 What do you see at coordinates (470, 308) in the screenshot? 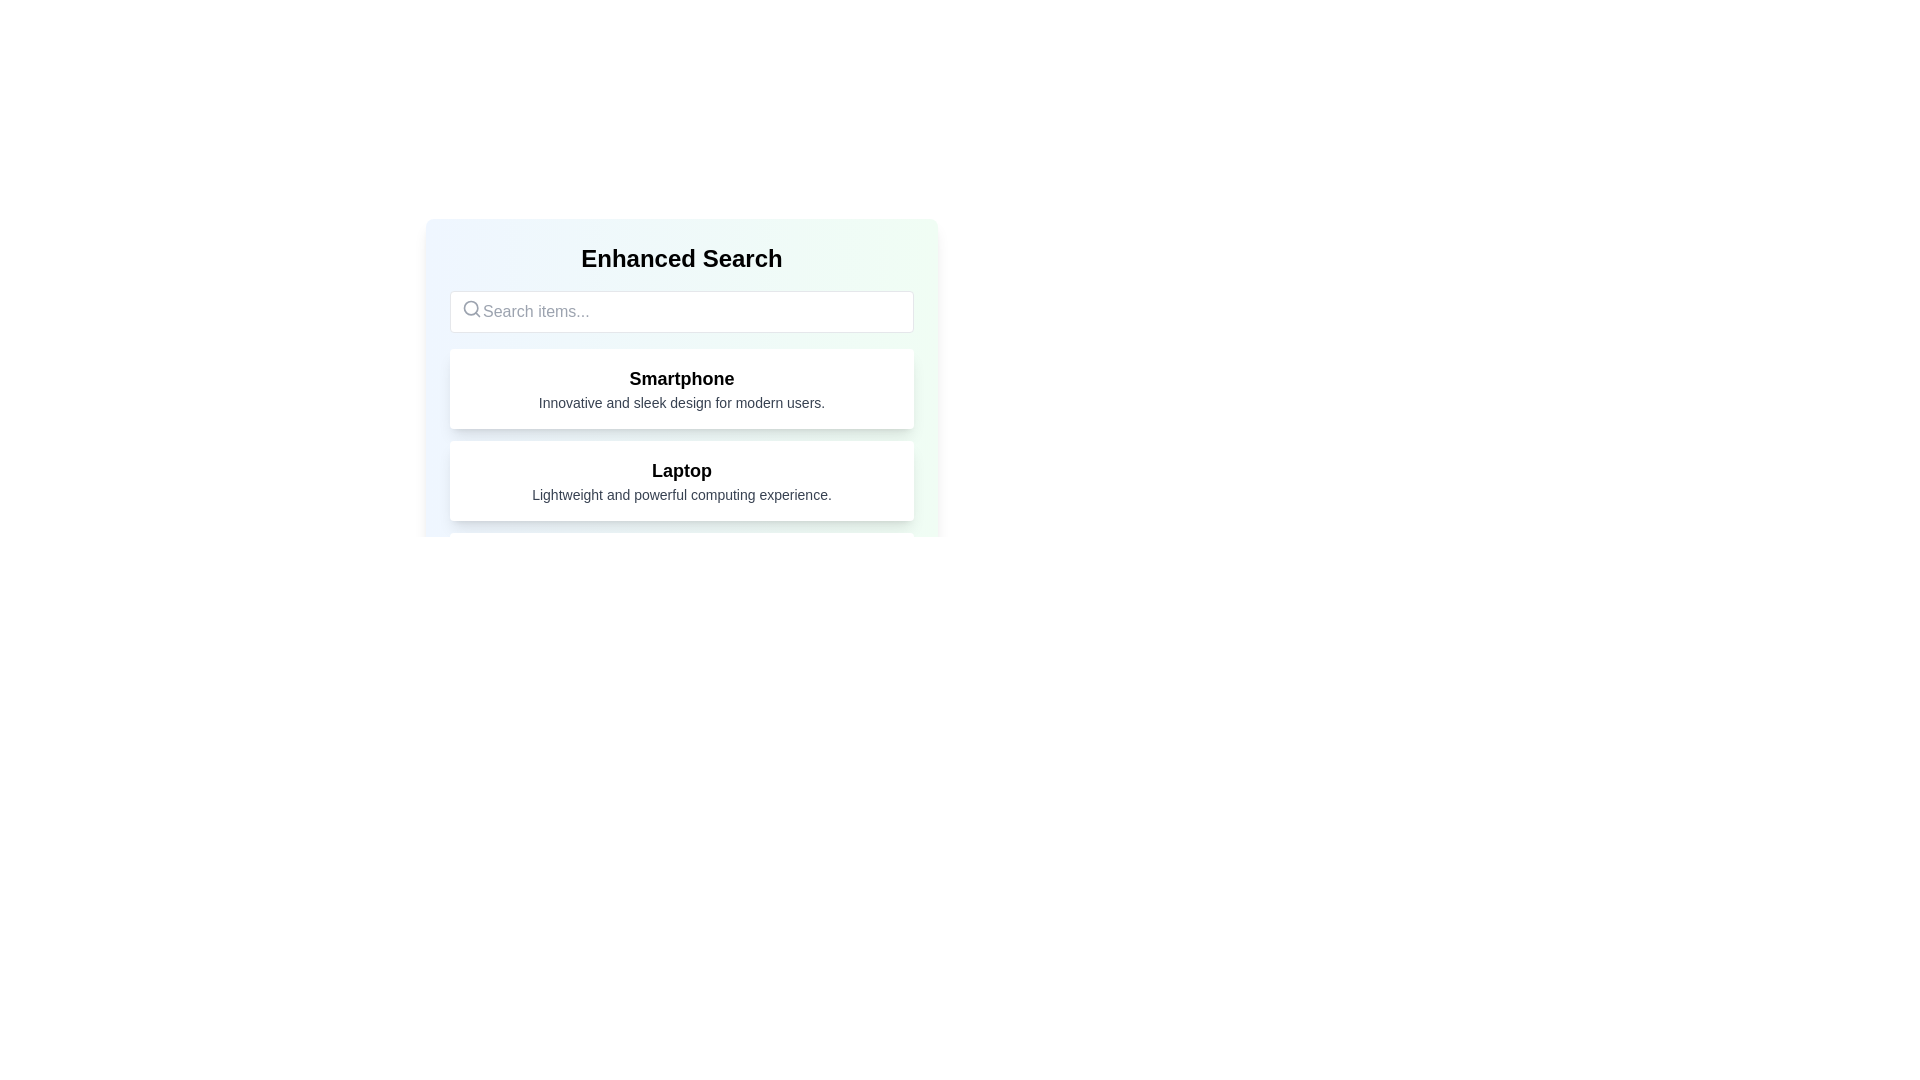
I see `the search icon located in the header of the search section, which visually represents the search functionality adjacent to the input box` at bounding box center [470, 308].